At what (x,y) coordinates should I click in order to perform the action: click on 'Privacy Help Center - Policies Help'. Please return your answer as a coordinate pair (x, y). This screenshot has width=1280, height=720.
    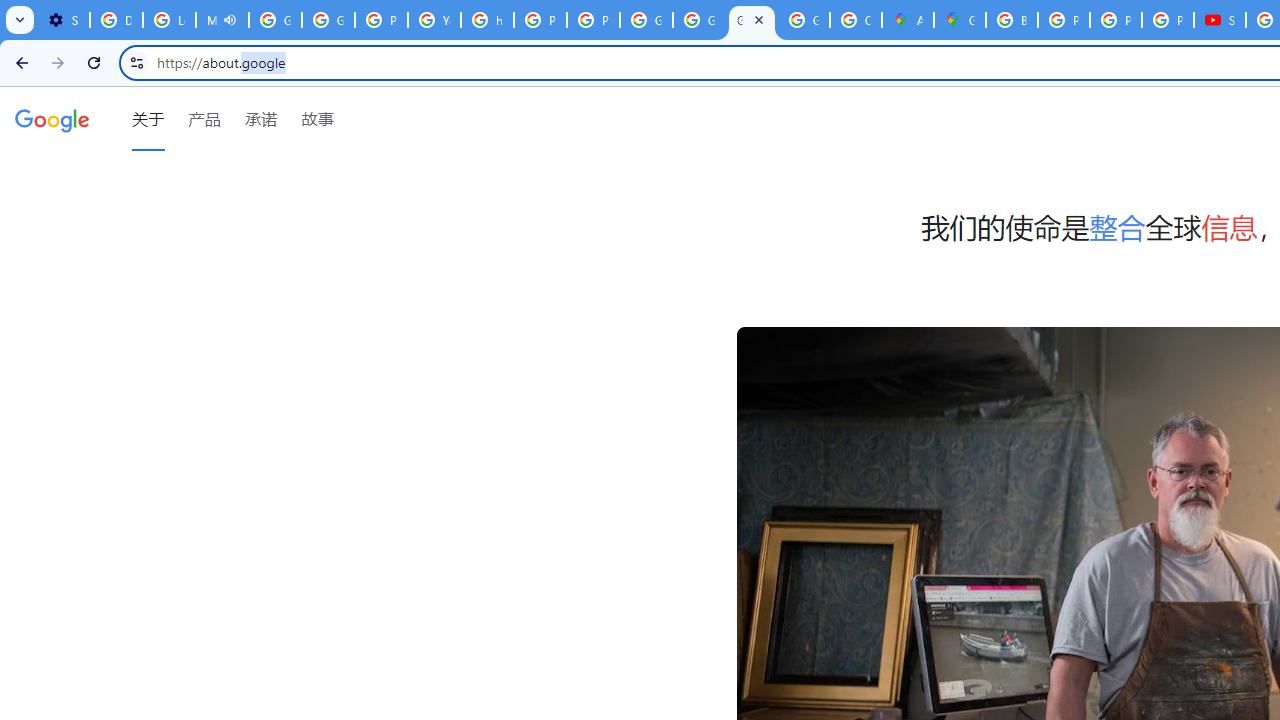
    Looking at the image, I should click on (1115, 20).